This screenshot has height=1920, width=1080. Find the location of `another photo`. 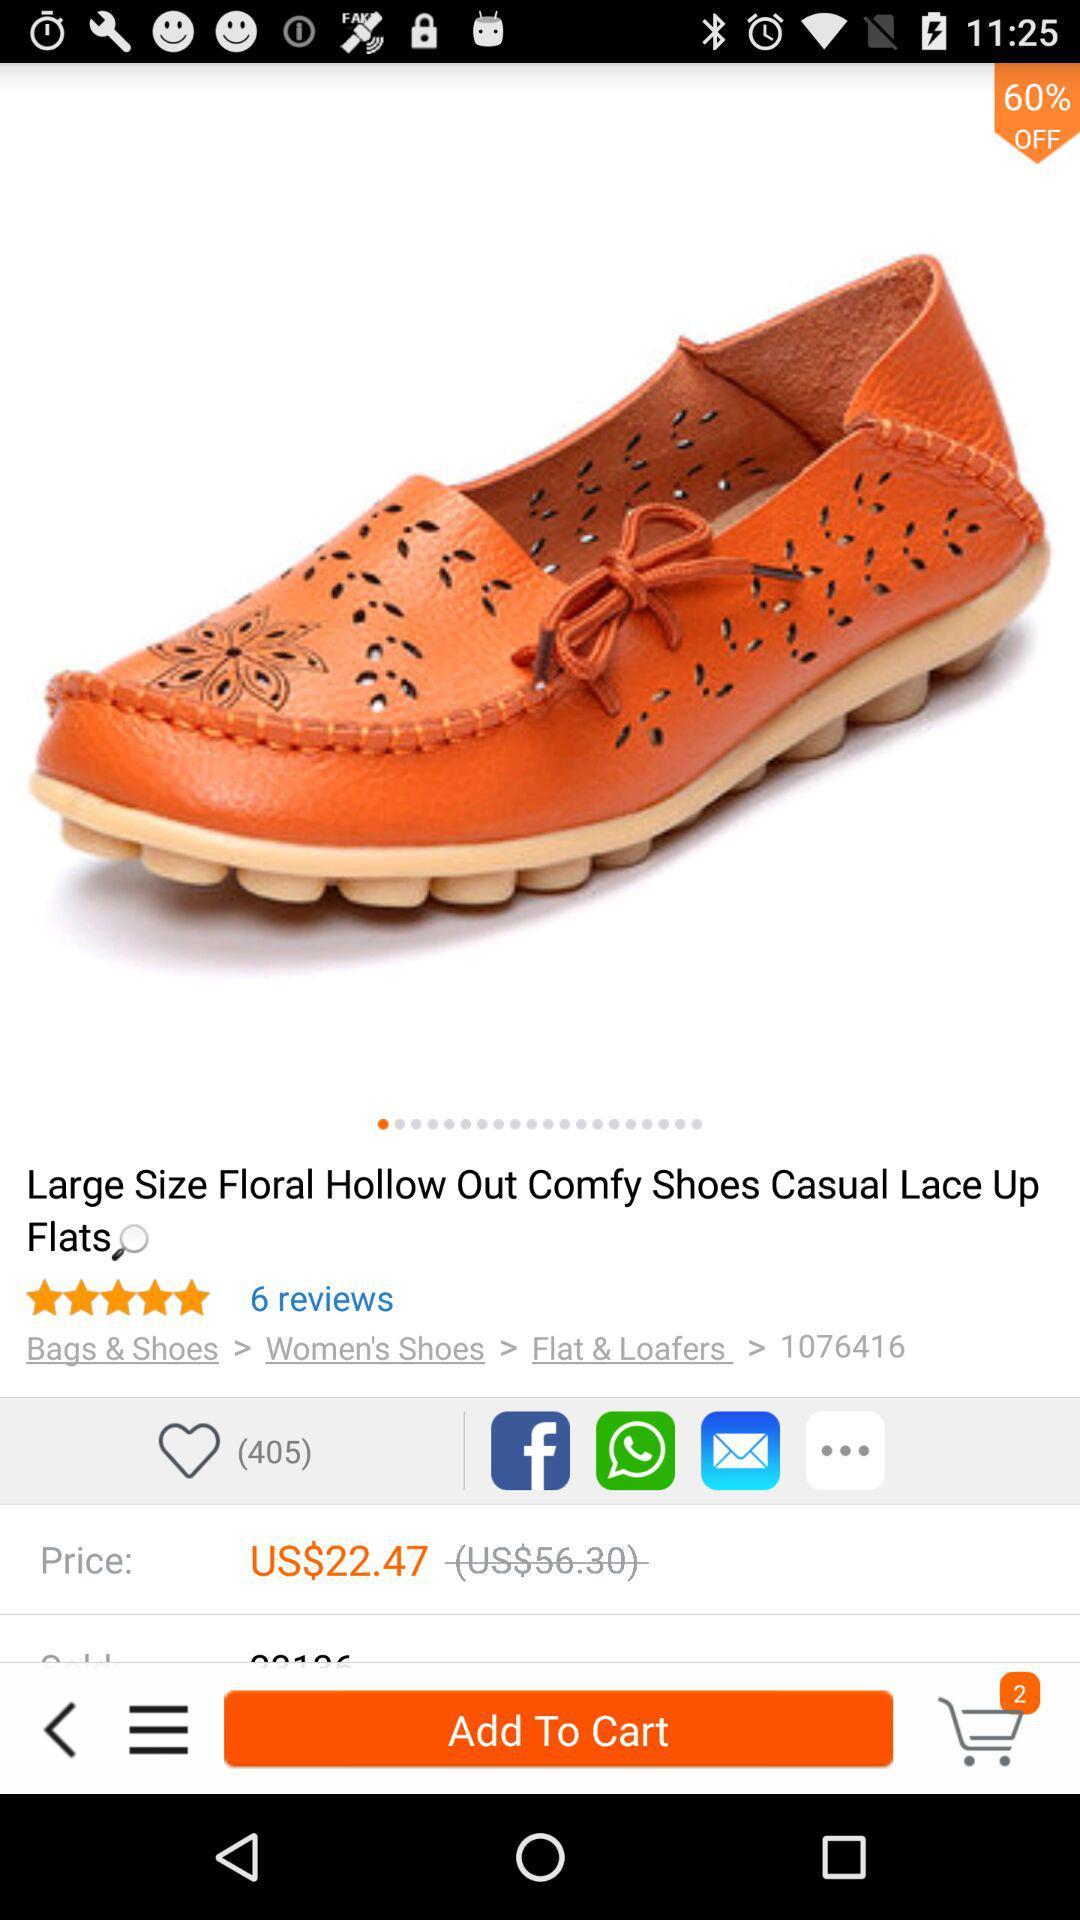

another photo is located at coordinates (695, 1124).